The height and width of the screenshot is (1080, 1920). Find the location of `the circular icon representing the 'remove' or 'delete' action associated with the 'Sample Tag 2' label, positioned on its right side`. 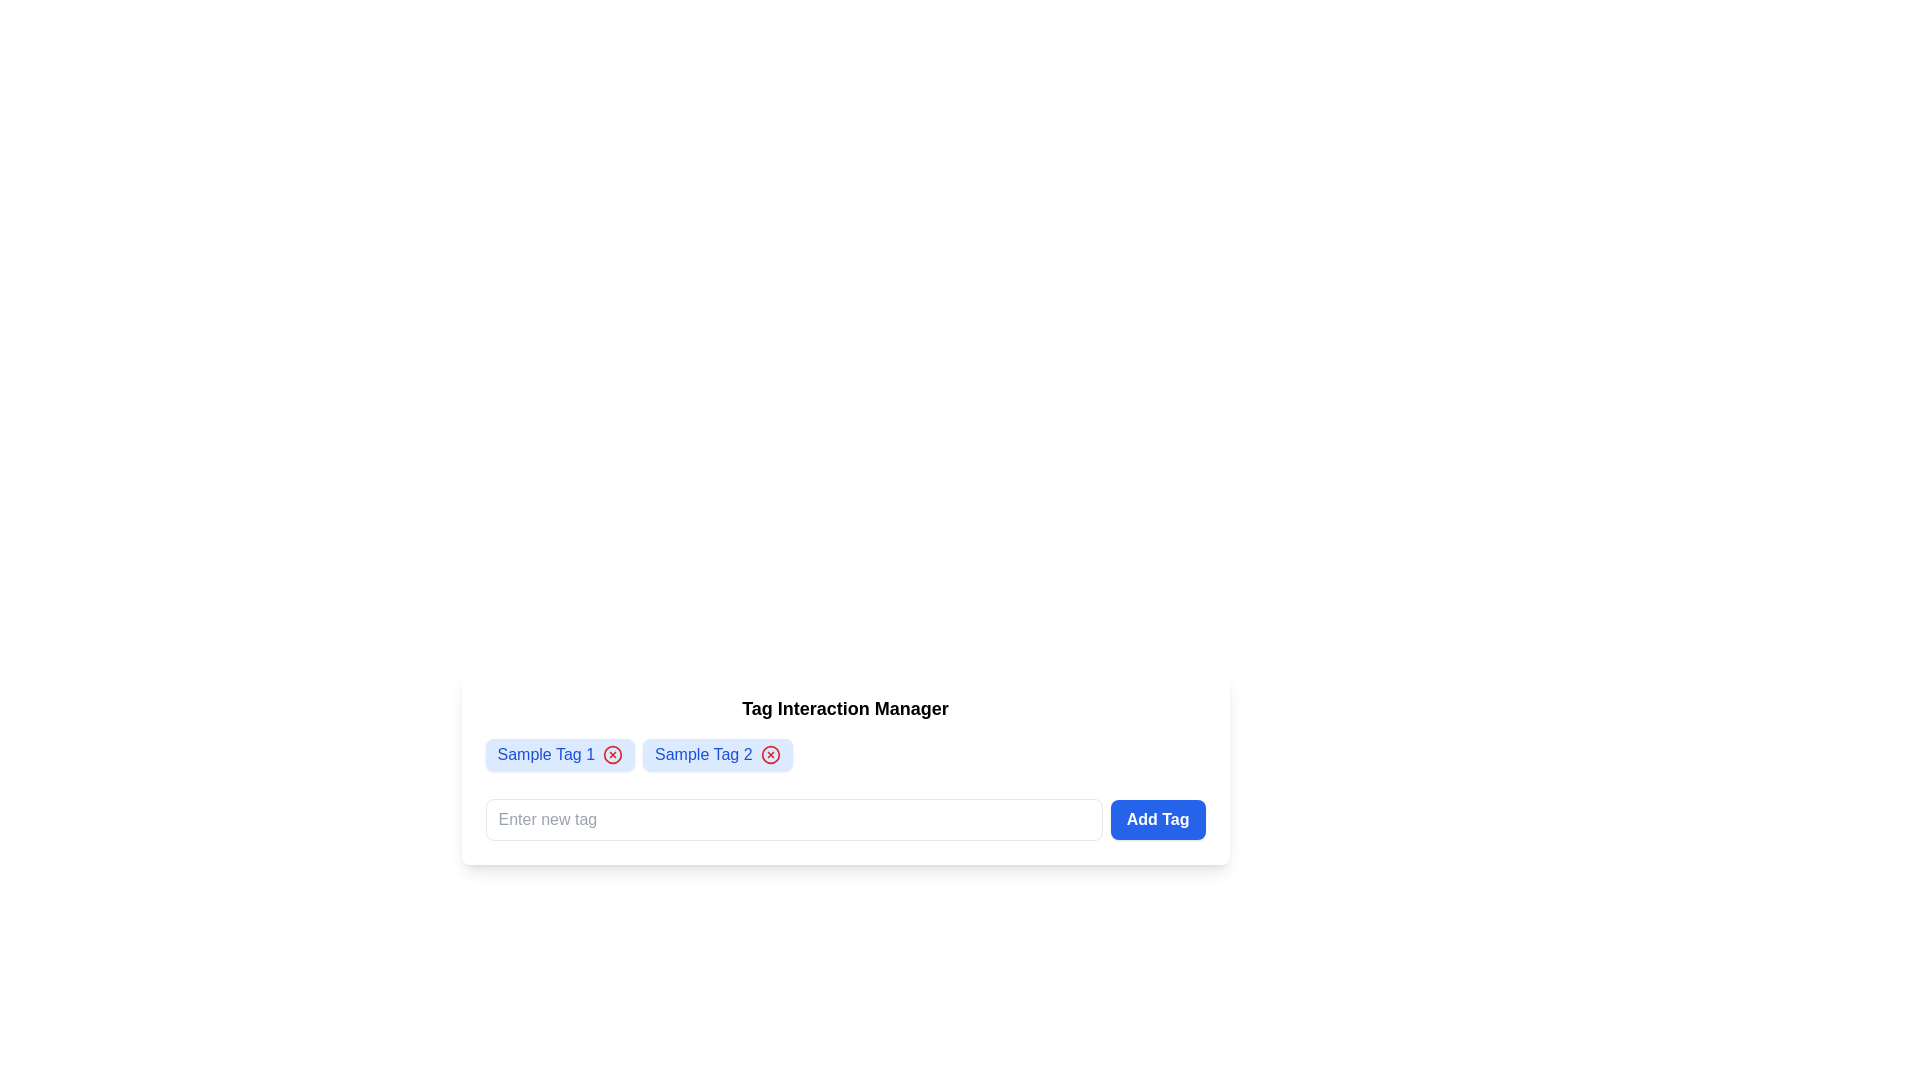

the circular icon representing the 'remove' or 'delete' action associated with the 'Sample Tag 2' label, positioned on its right side is located at coordinates (769, 755).